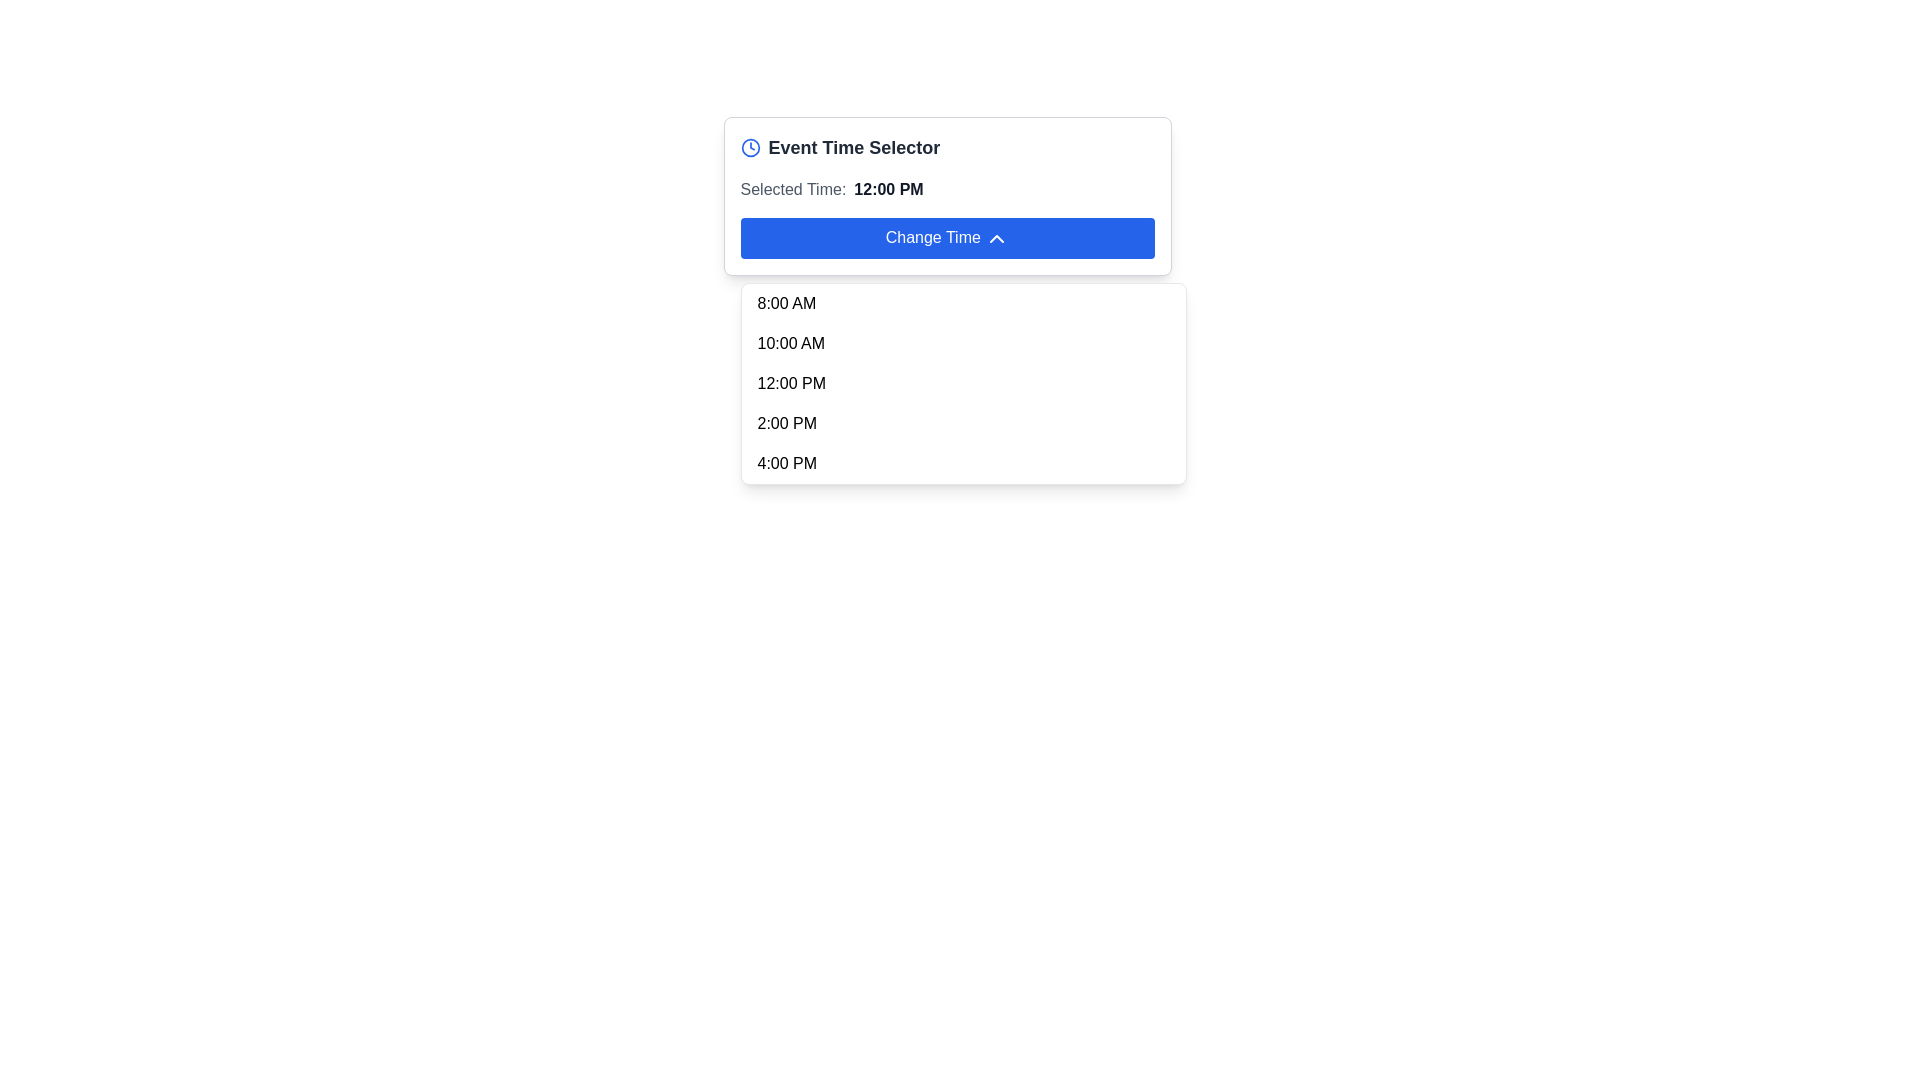  Describe the element at coordinates (997, 237) in the screenshot. I see `the upward triangular chevron icon located within the circular 'Change Time' blue button, positioned towards the right side` at that location.